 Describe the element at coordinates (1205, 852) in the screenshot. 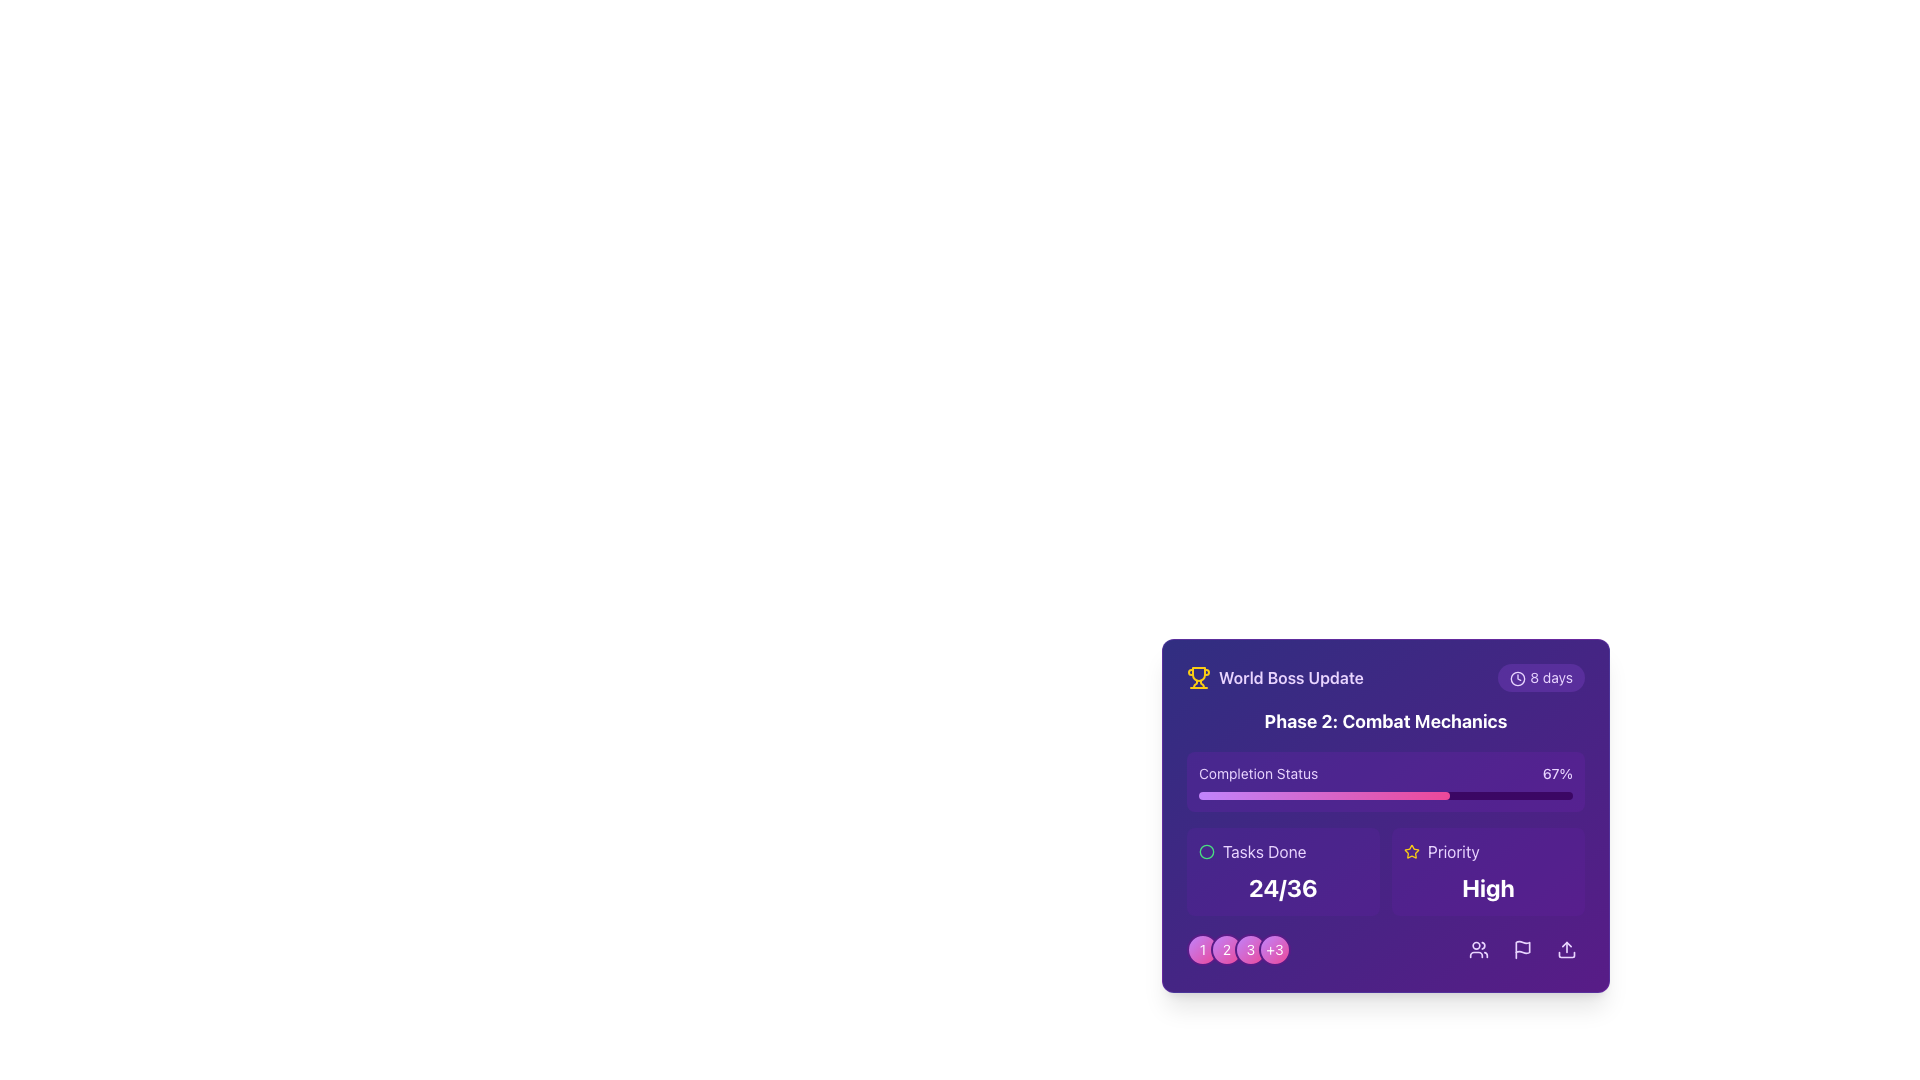

I see `the status indicator icon located at the bottom-right area of the UI card to interact` at that location.